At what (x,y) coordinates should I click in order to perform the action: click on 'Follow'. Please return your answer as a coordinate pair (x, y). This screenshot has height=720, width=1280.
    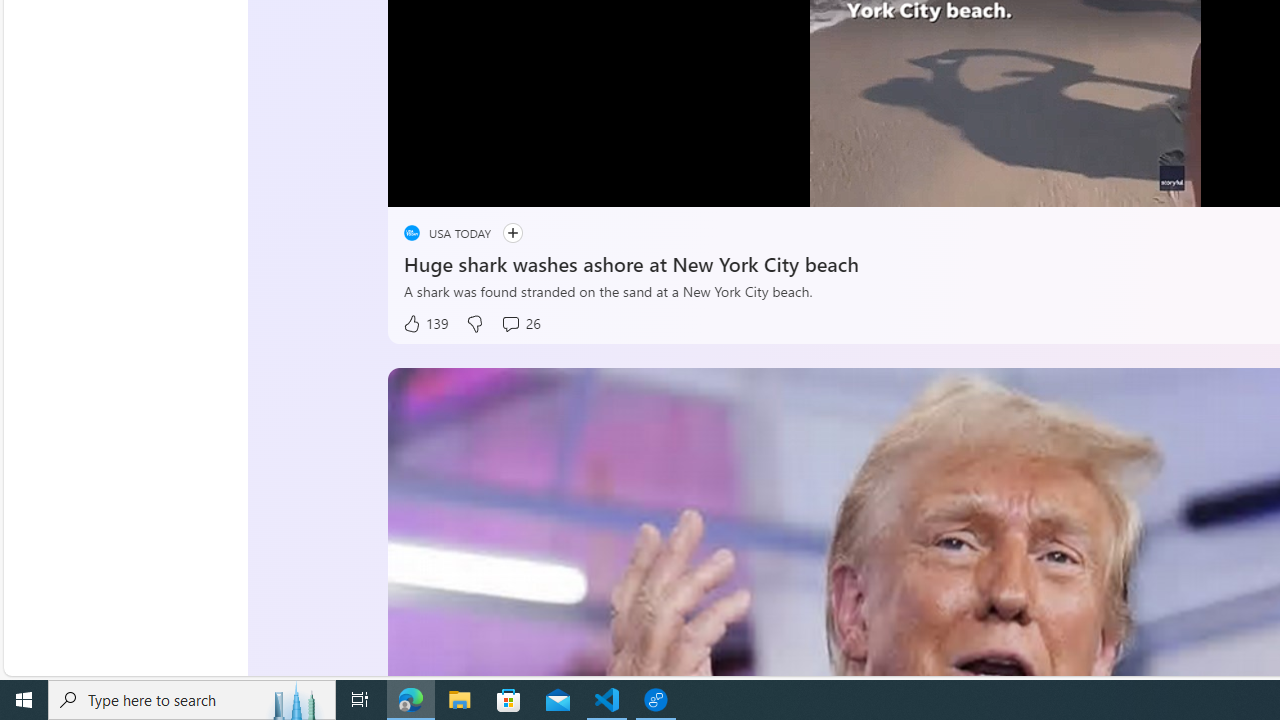
    Looking at the image, I should click on (503, 232).